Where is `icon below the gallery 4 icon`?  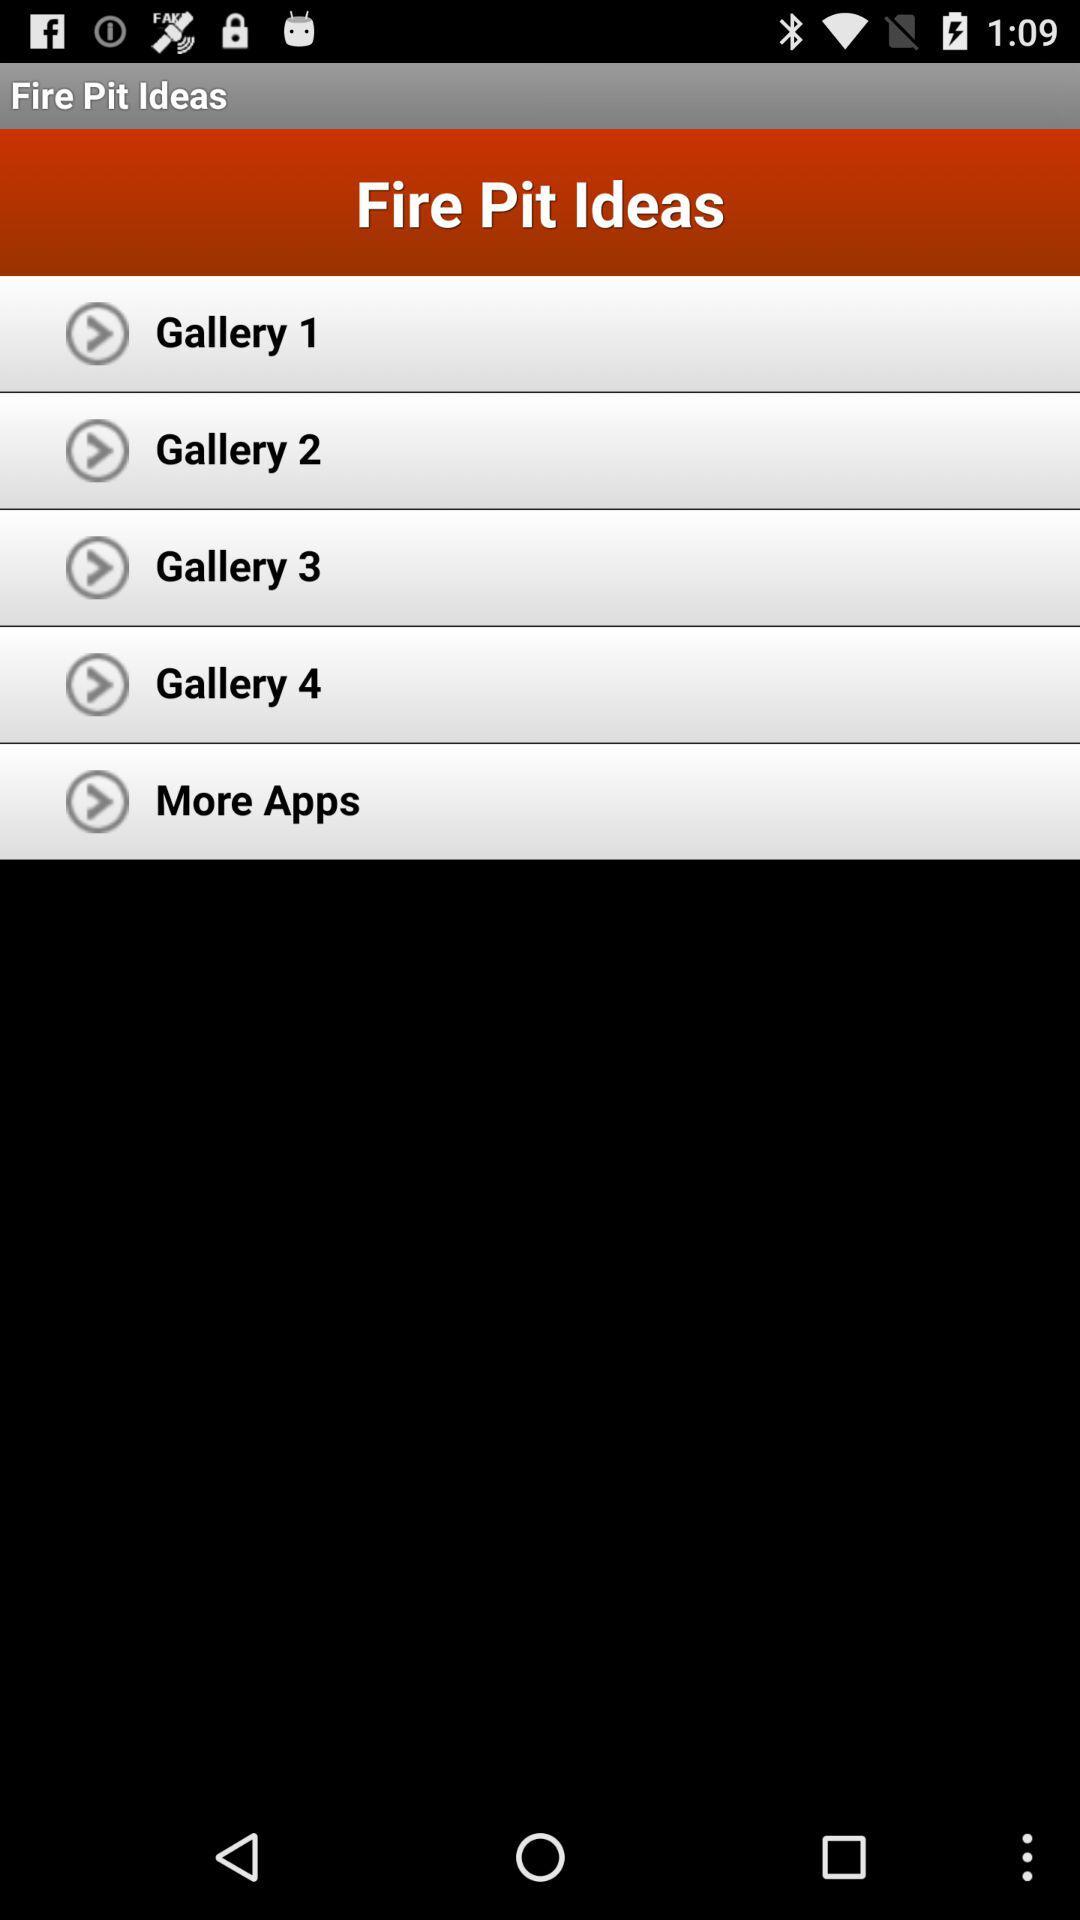
icon below the gallery 4 icon is located at coordinates (257, 797).